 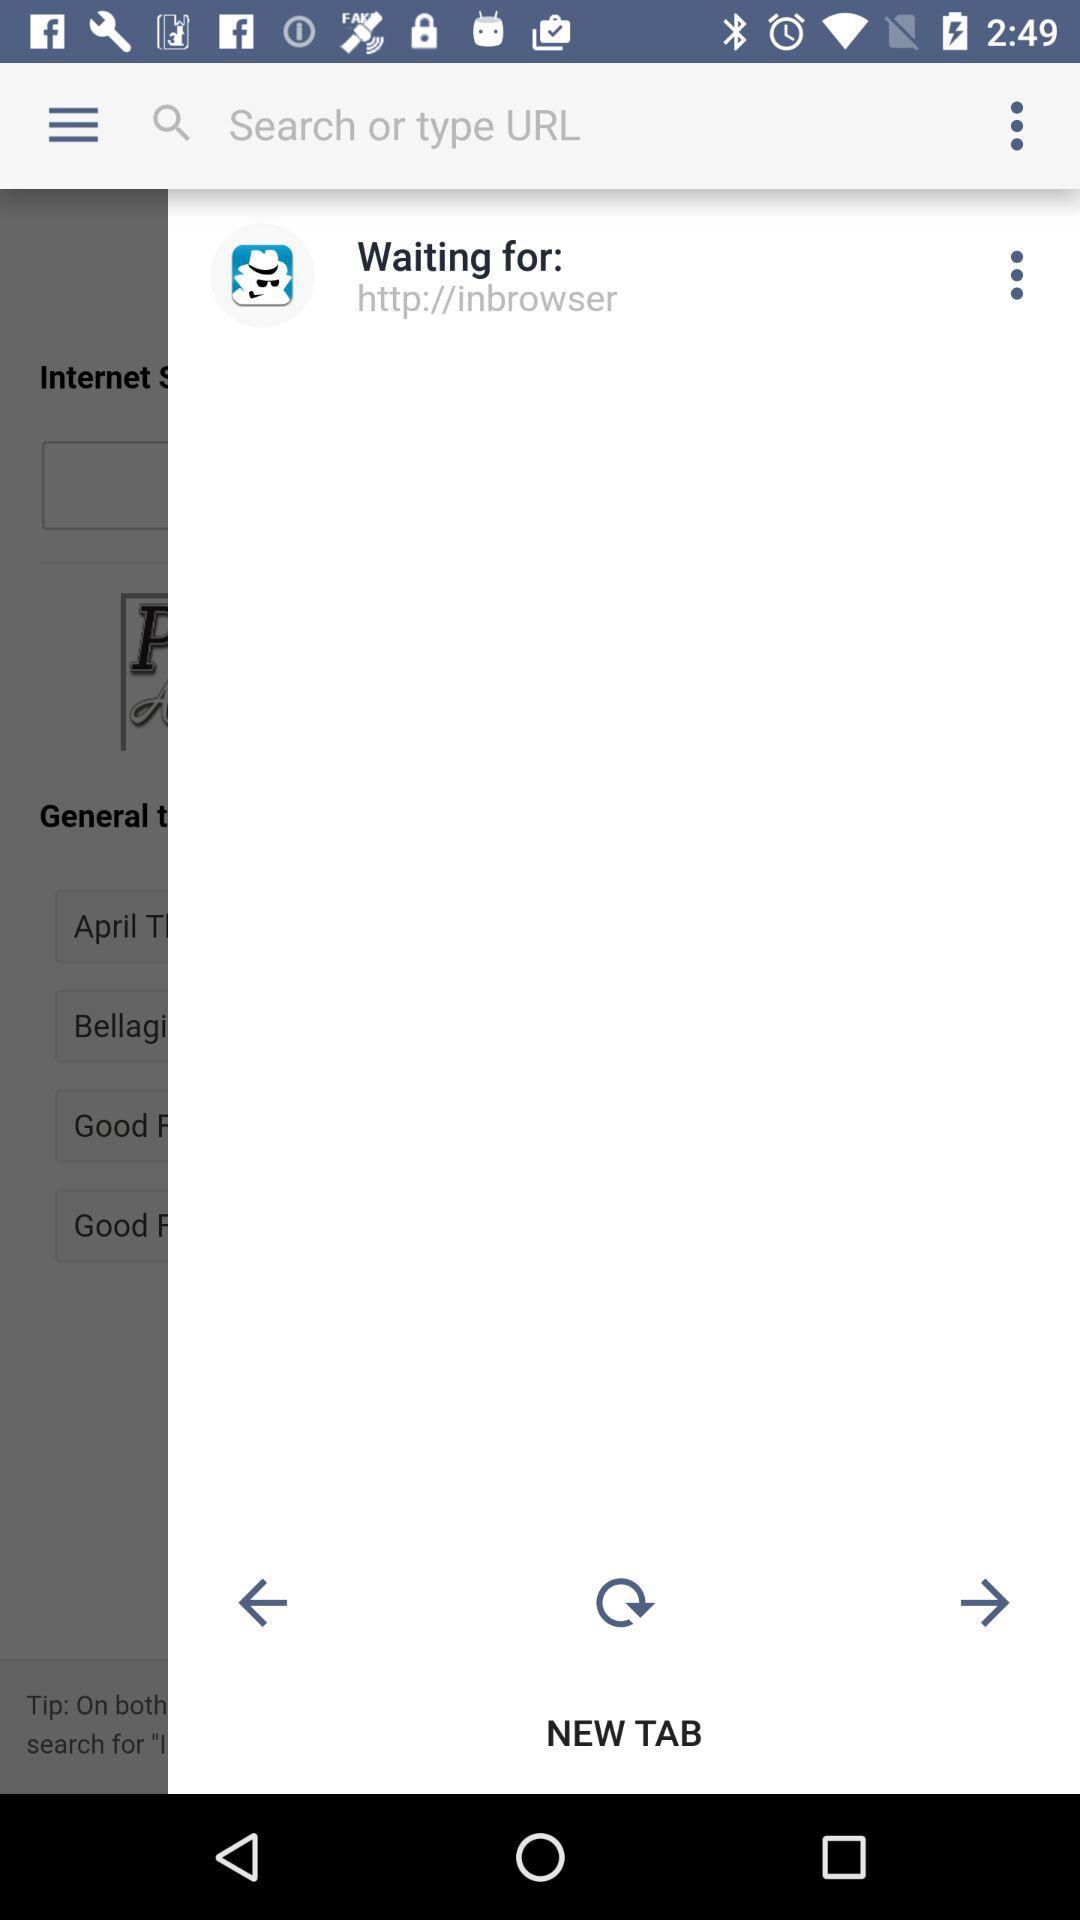 What do you see at coordinates (261, 1603) in the screenshot?
I see `go back` at bounding box center [261, 1603].